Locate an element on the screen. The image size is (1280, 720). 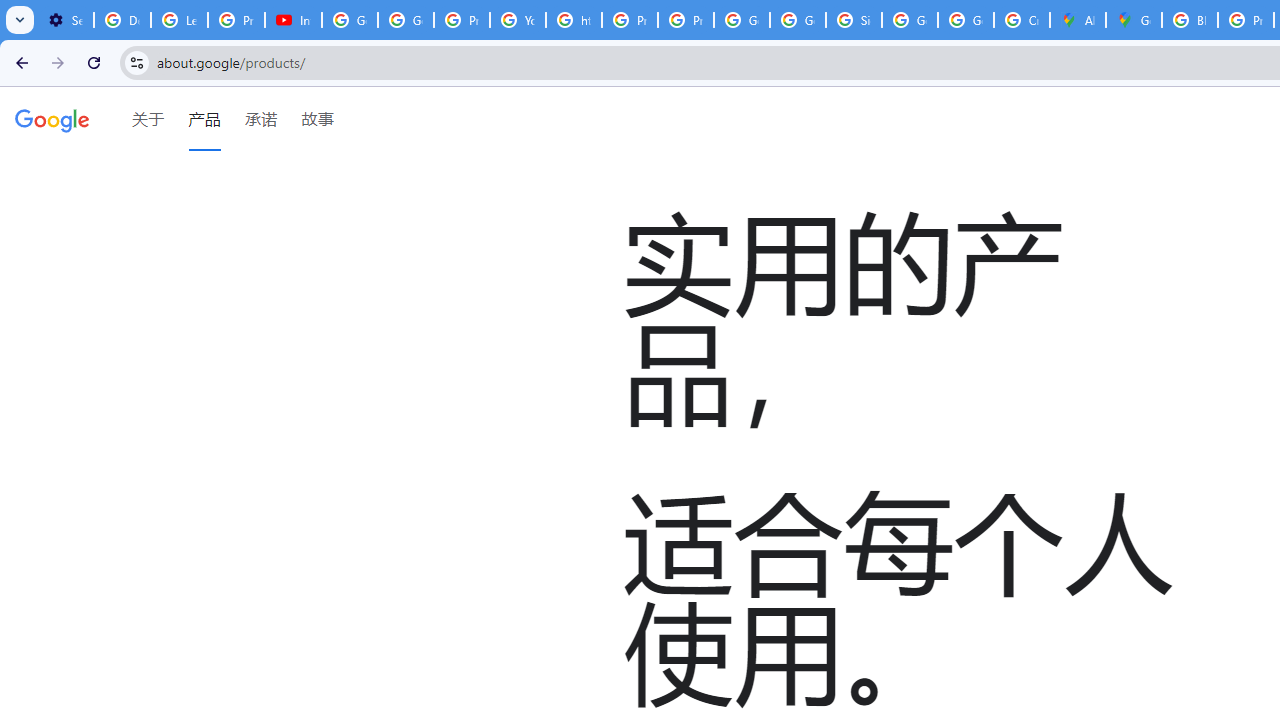
'Google Maps' is located at coordinates (1134, 20).